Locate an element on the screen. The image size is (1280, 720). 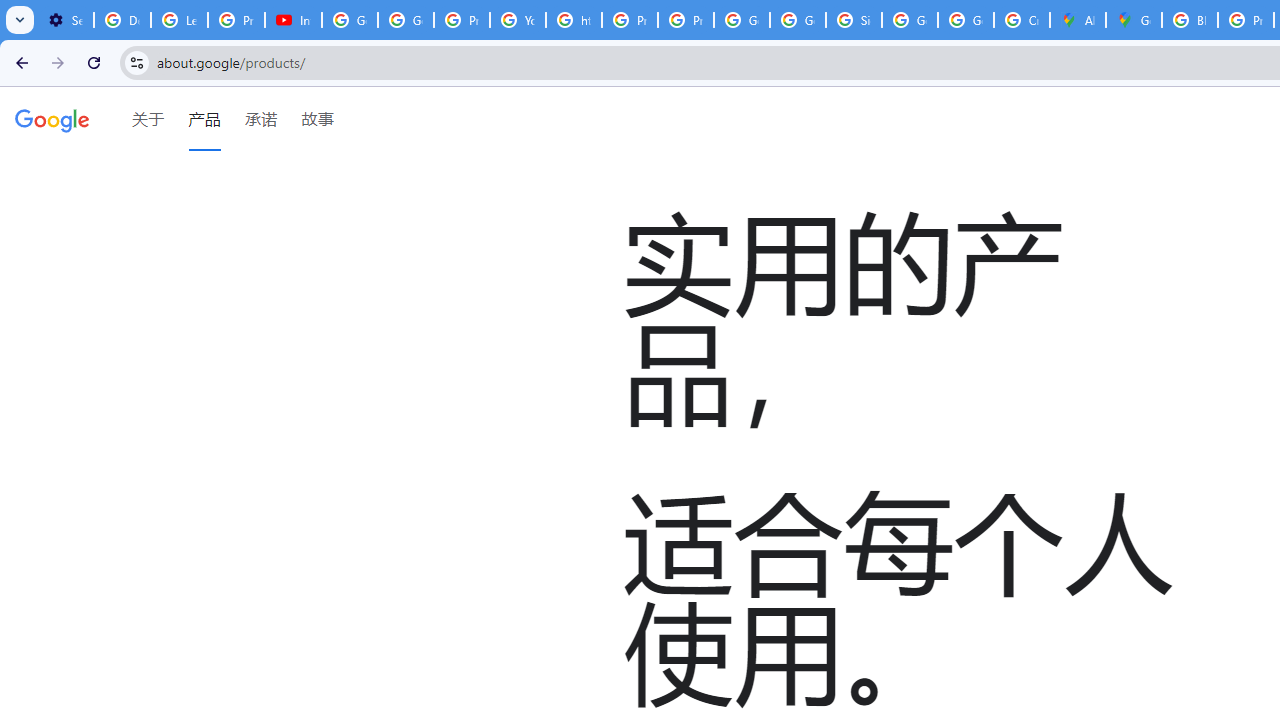
'Google Maps' is located at coordinates (1134, 20).